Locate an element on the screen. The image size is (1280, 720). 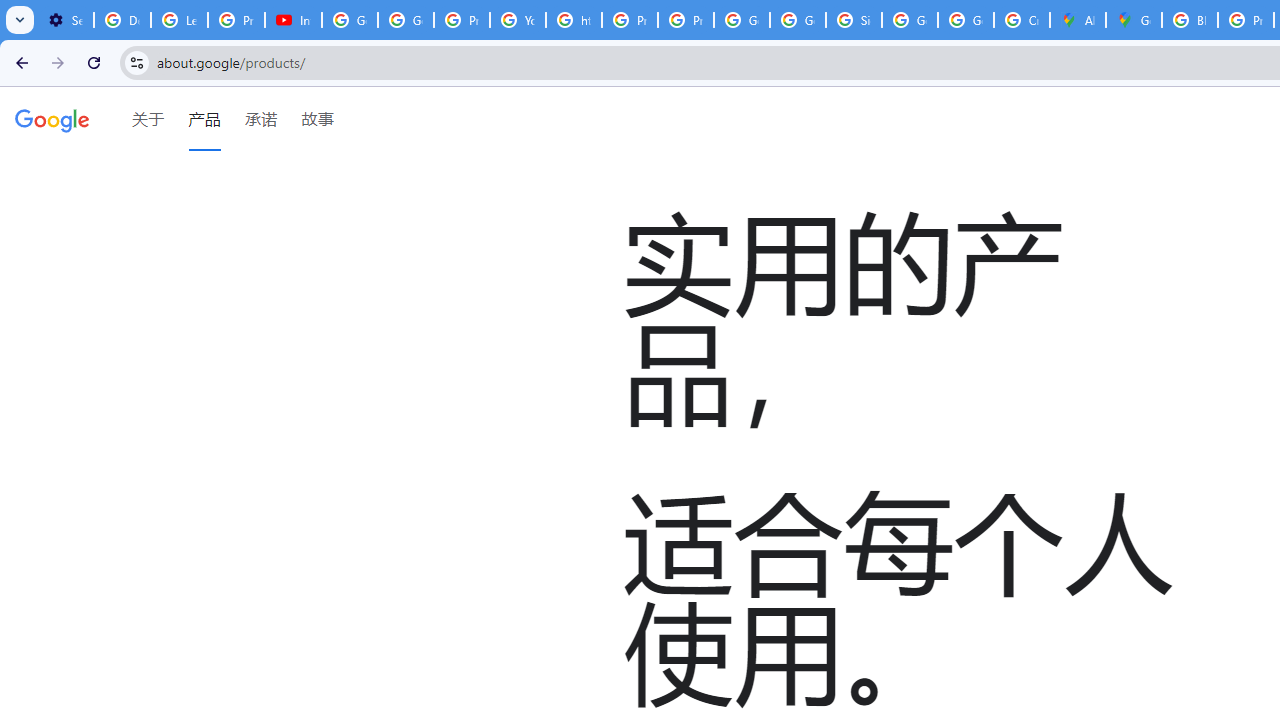
'Google Maps' is located at coordinates (1134, 20).